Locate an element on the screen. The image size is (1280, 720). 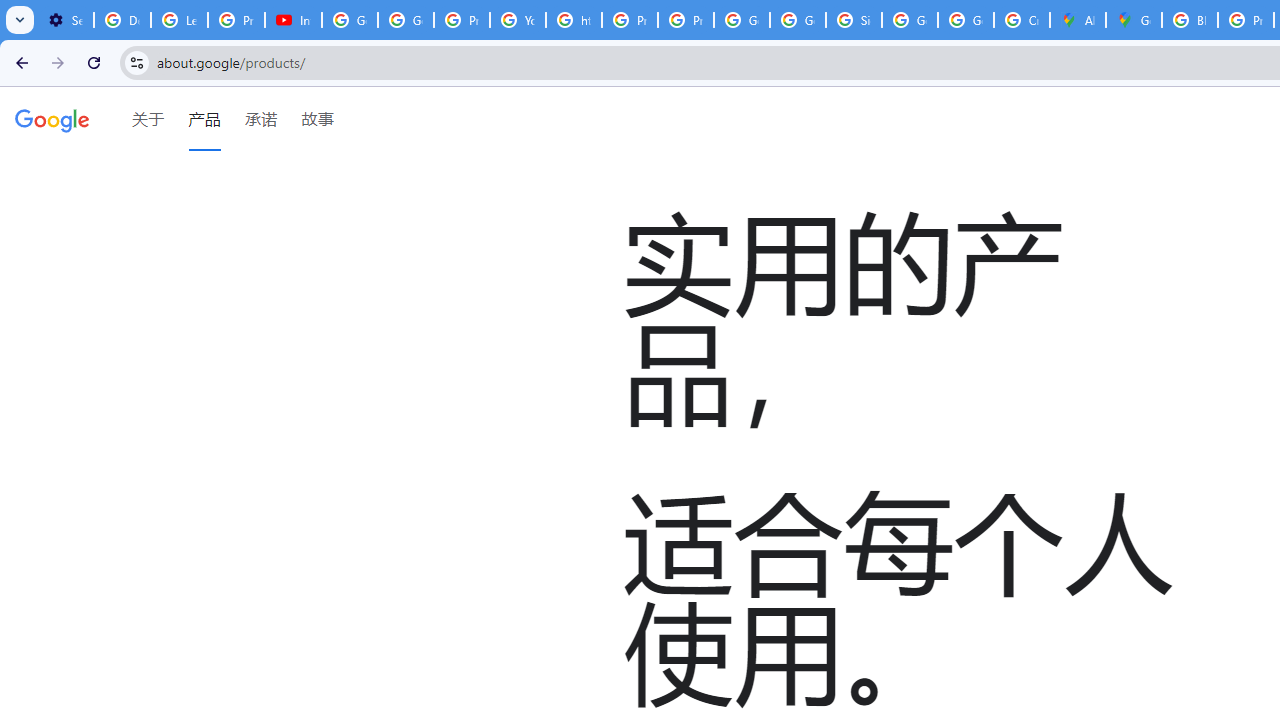
'Google Maps' is located at coordinates (1134, 20).